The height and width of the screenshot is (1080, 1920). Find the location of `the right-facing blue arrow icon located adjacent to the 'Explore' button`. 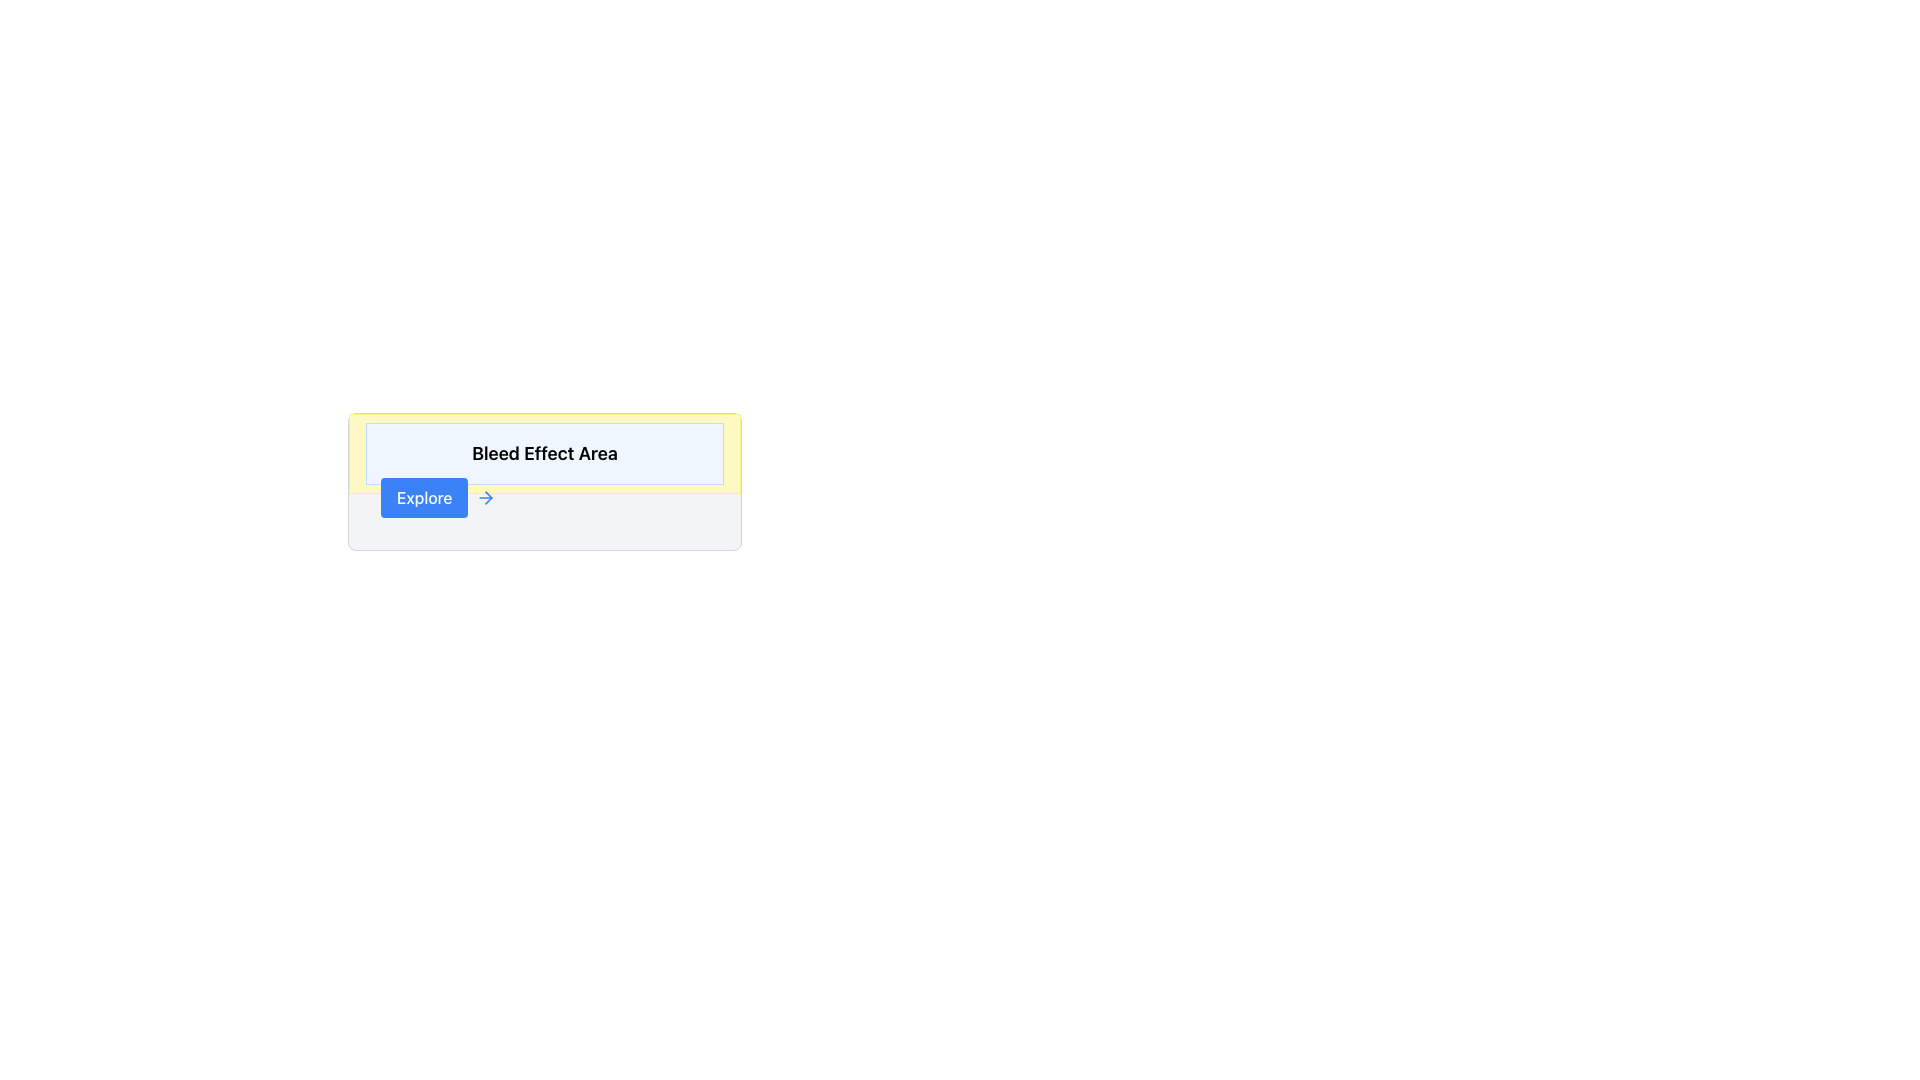

the right-facing blue arrow icon located adjacent to the 'Explore' button is located at coordinates (486, 496).